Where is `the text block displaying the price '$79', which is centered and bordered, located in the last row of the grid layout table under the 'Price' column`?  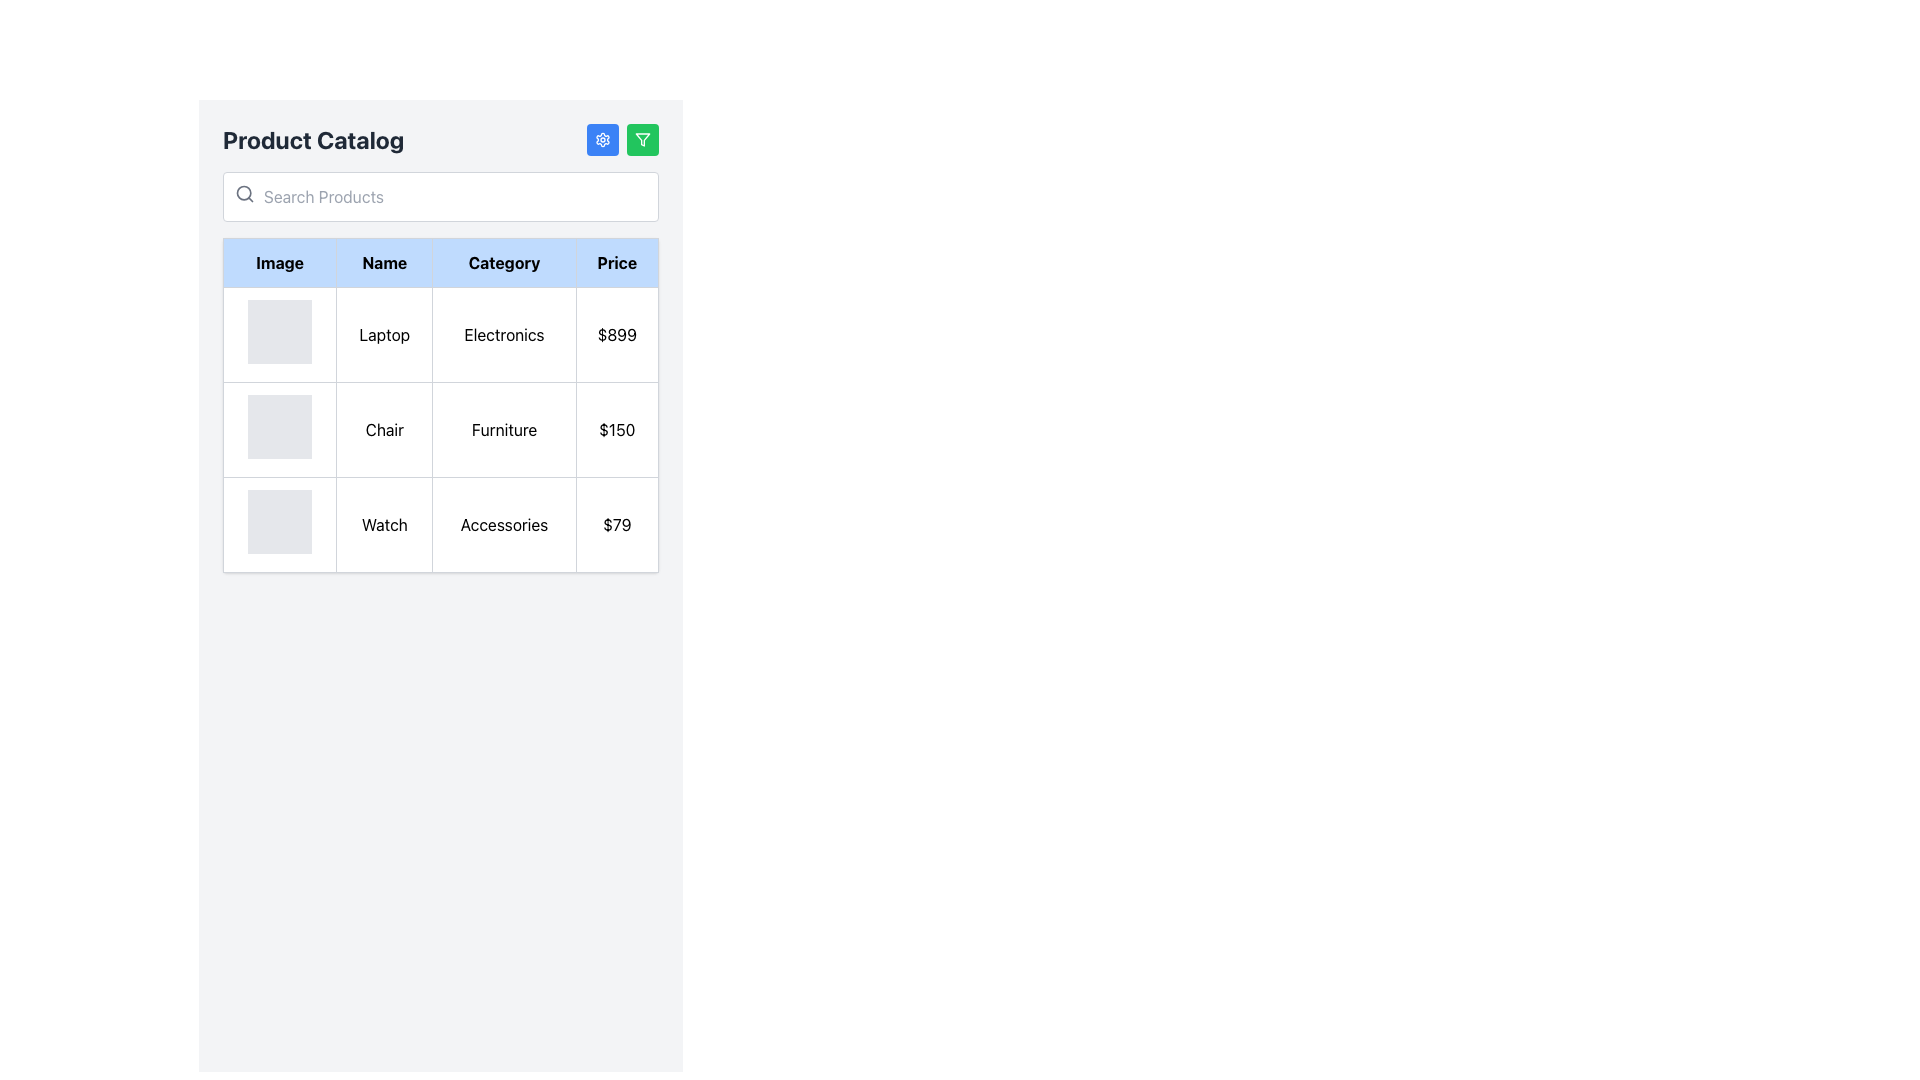
the text block displaying the price '$79', which is centered and bordered, located in the last row of the grid layout table under the 'Price' column is located at coordinates (616, 523).